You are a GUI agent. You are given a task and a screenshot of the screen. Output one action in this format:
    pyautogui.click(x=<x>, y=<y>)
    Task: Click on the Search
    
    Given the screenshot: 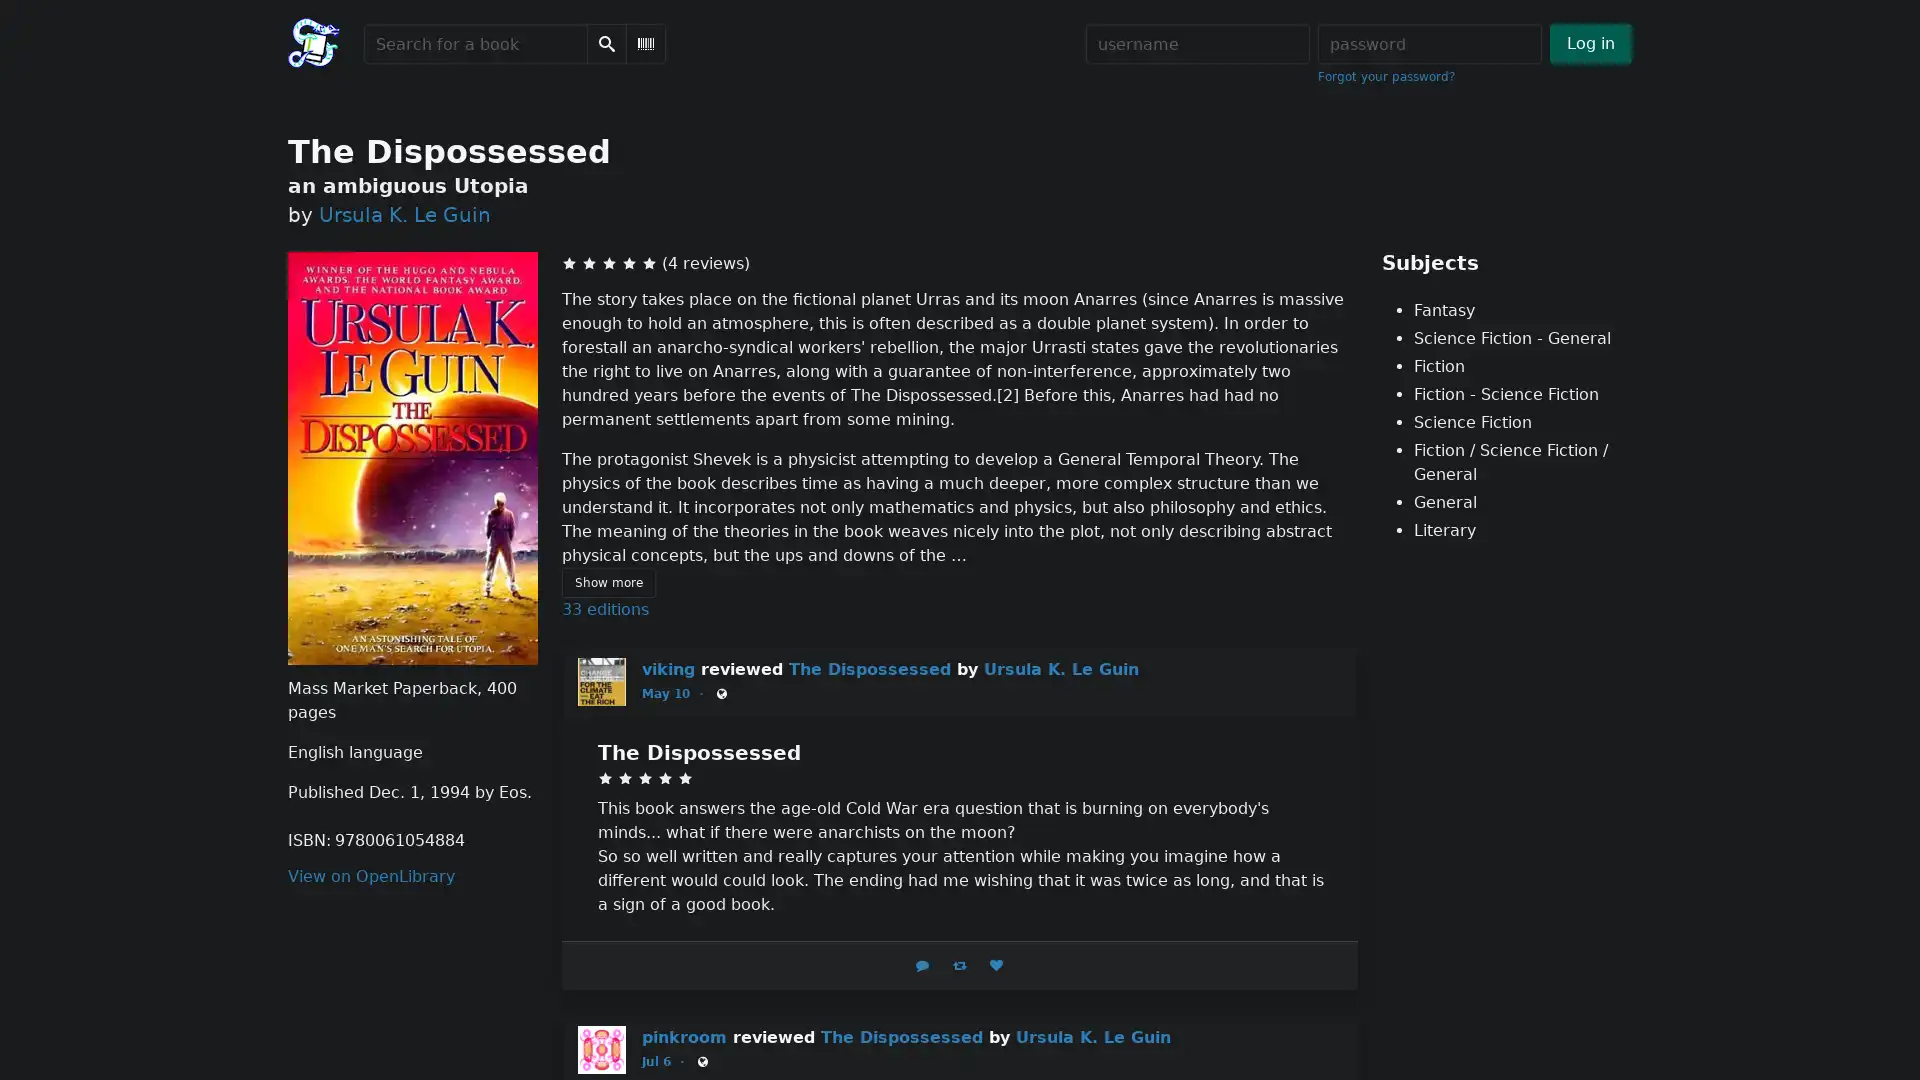 What is the action you would take?
    pyautogui.click(x=605, y=43)
    